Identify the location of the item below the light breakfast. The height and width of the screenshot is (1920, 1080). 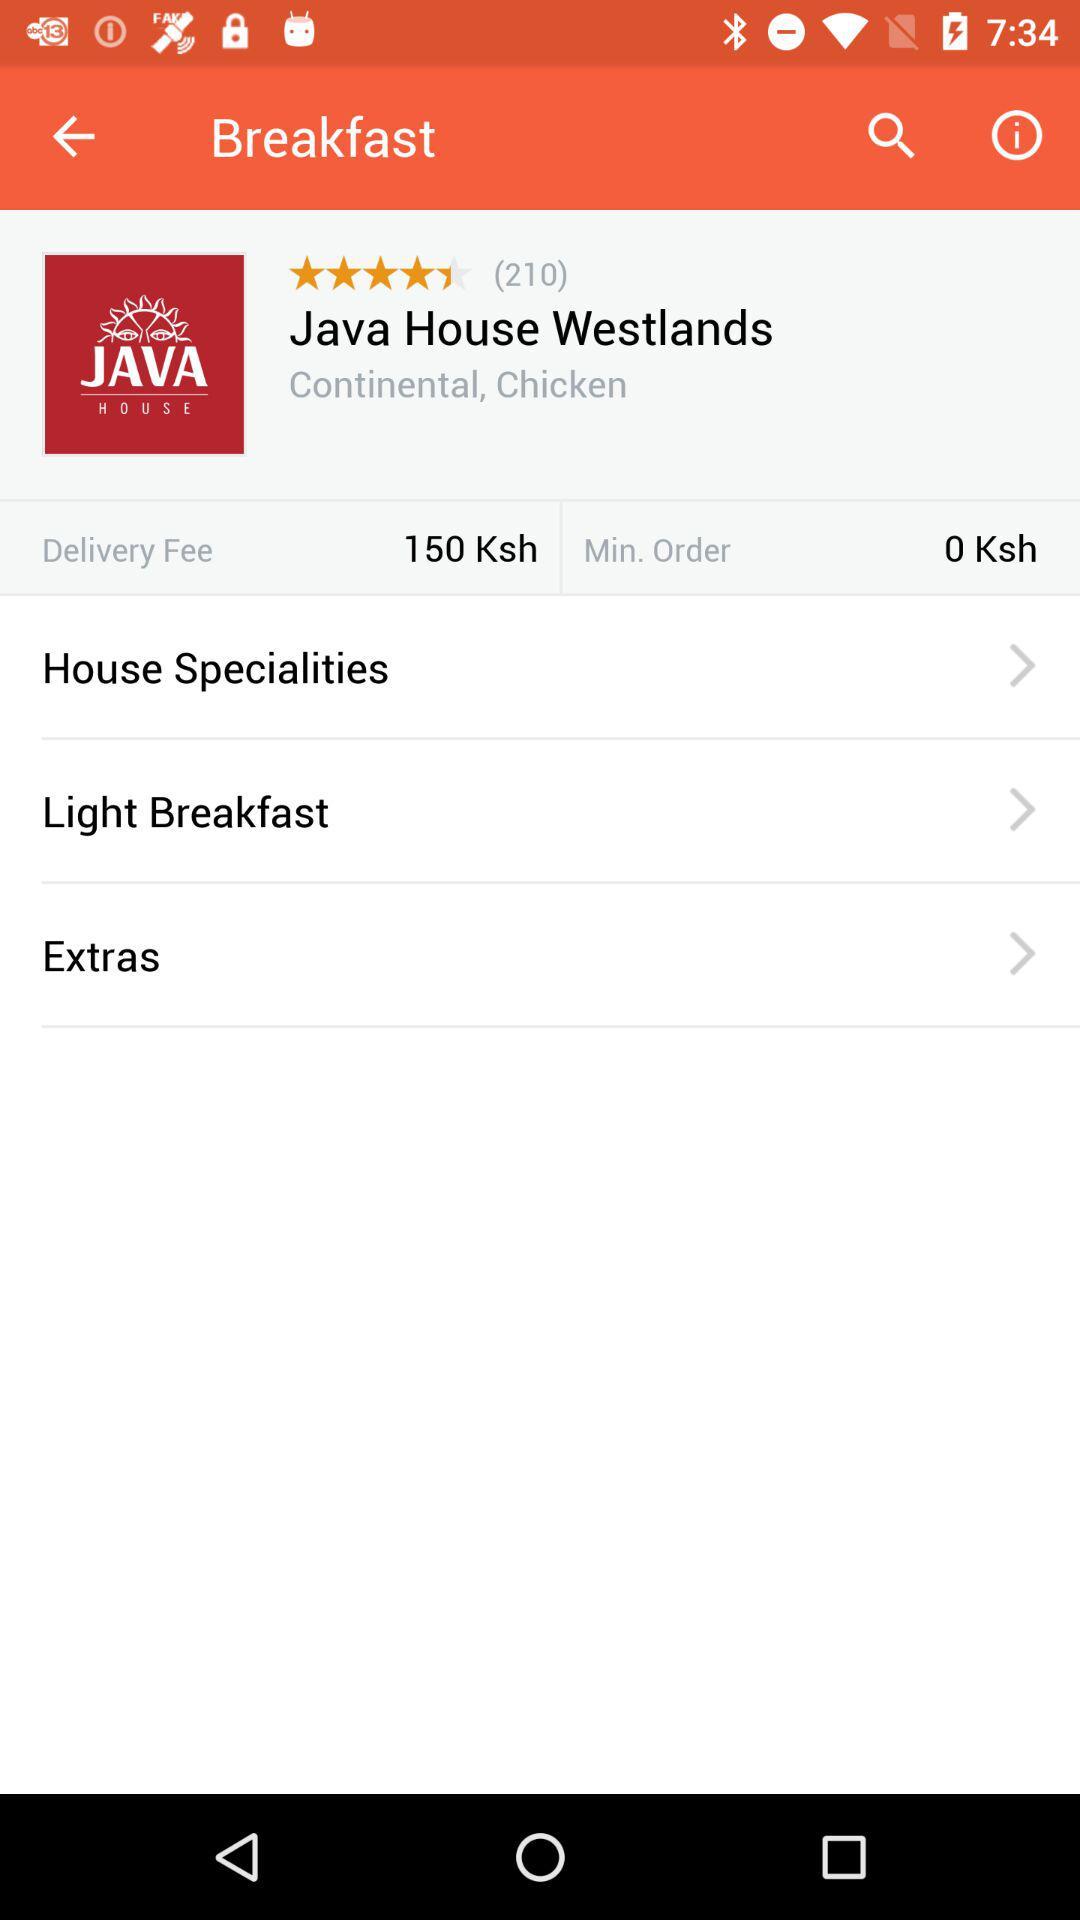
(560, 881).